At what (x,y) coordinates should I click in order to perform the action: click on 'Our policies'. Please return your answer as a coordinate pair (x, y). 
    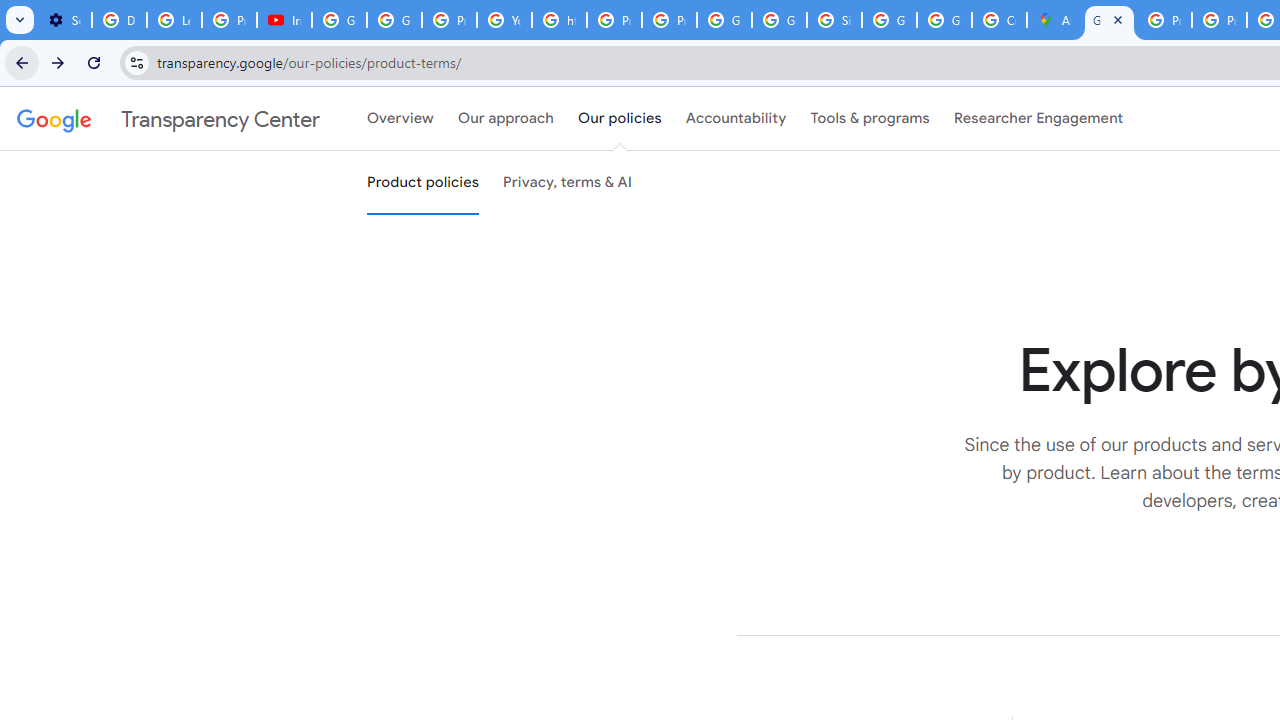
    Looking at the image, I should click on (619, 119).